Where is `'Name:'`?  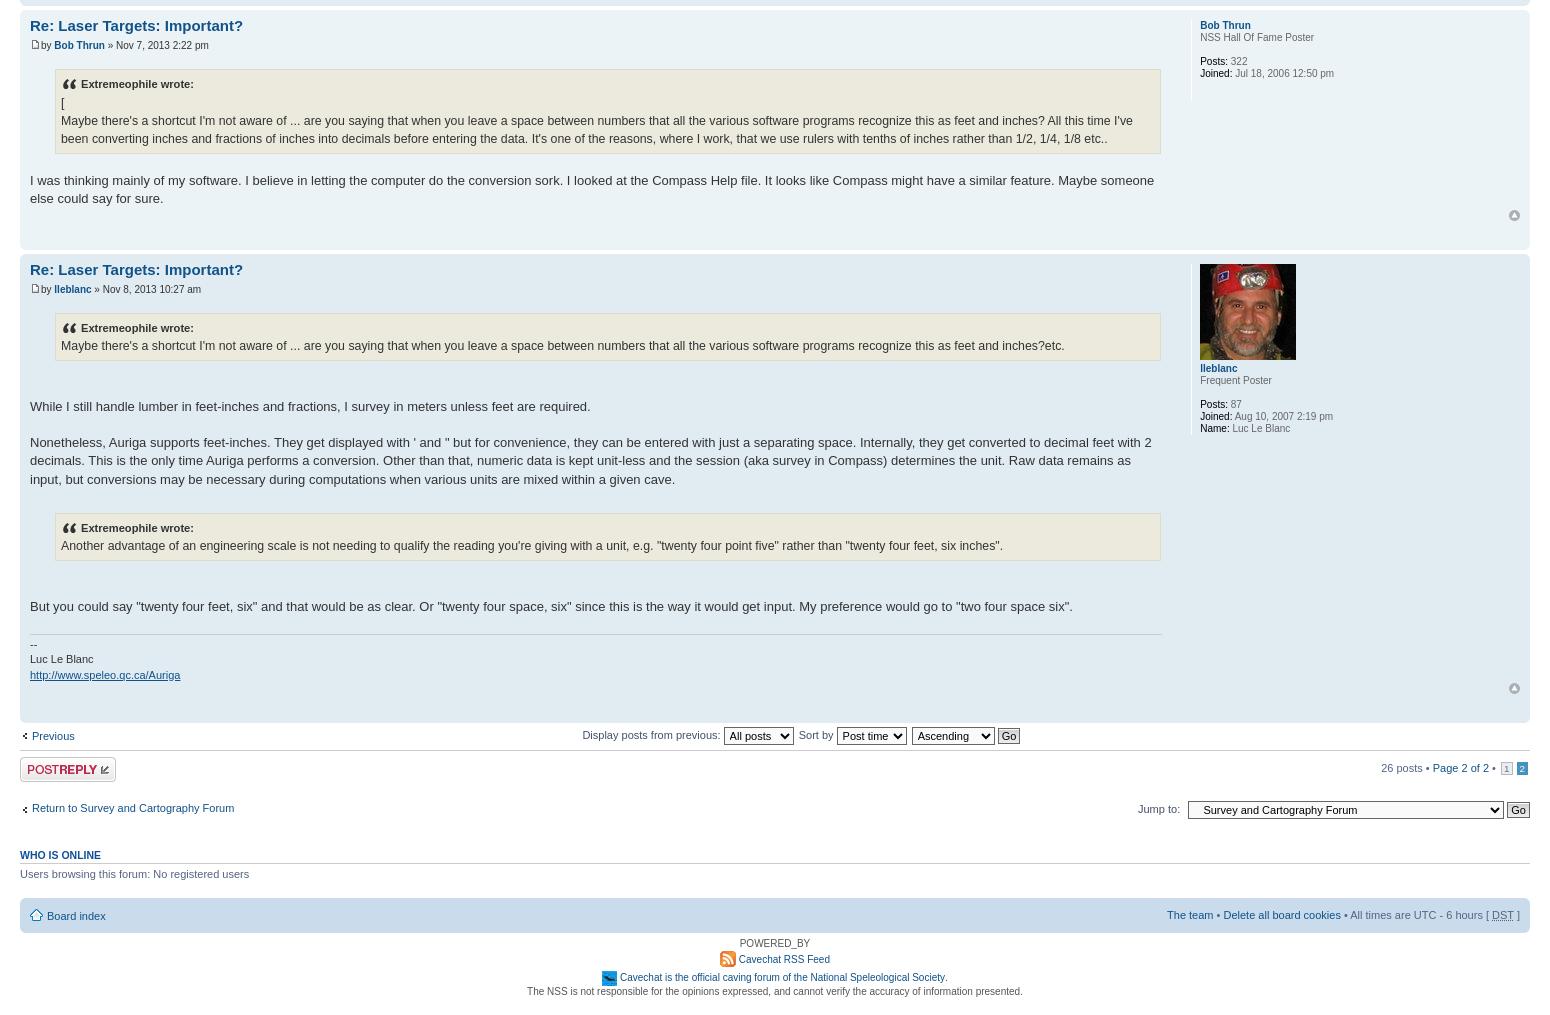 'Name:' is located at coordinates (1214, 427).